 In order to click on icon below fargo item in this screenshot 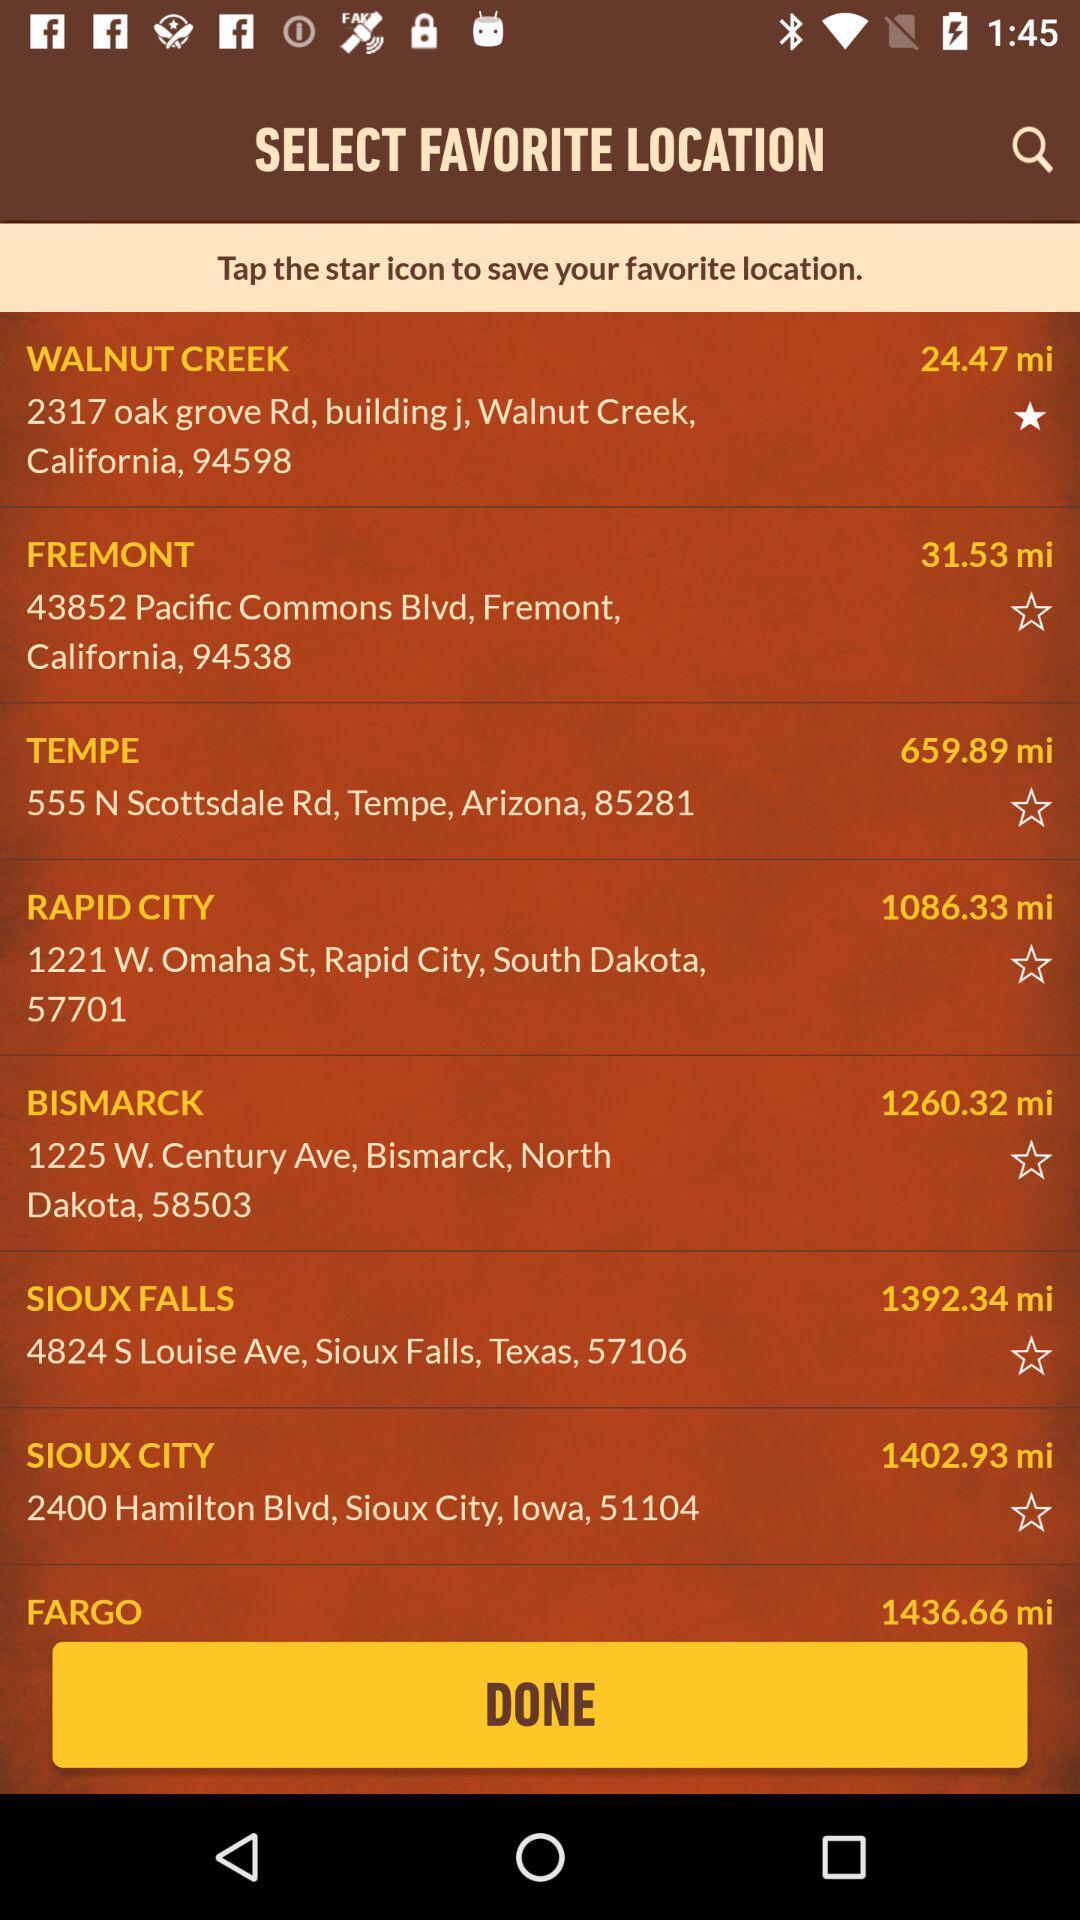, I will do `click(540, 1703)`.